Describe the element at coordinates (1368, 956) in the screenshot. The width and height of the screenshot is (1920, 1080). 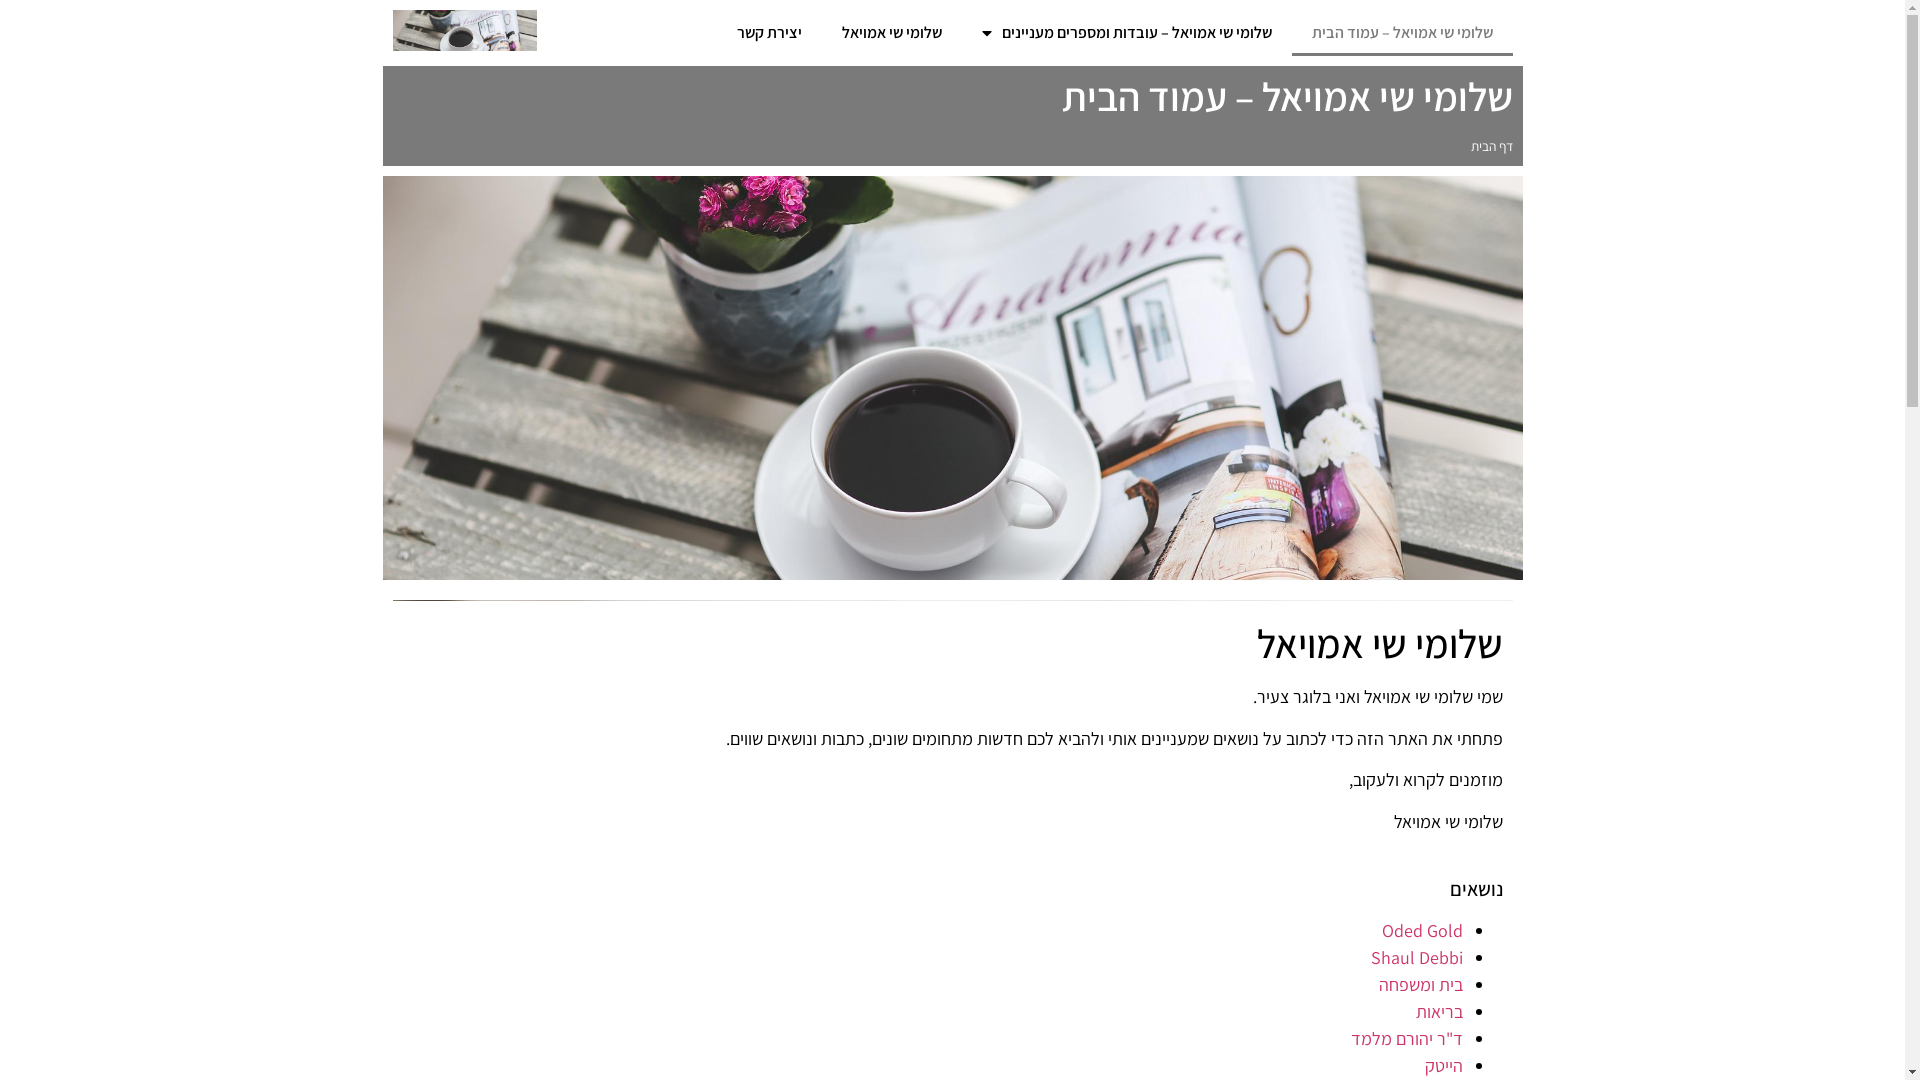
I see `'Shaul Debbi'` at that location.